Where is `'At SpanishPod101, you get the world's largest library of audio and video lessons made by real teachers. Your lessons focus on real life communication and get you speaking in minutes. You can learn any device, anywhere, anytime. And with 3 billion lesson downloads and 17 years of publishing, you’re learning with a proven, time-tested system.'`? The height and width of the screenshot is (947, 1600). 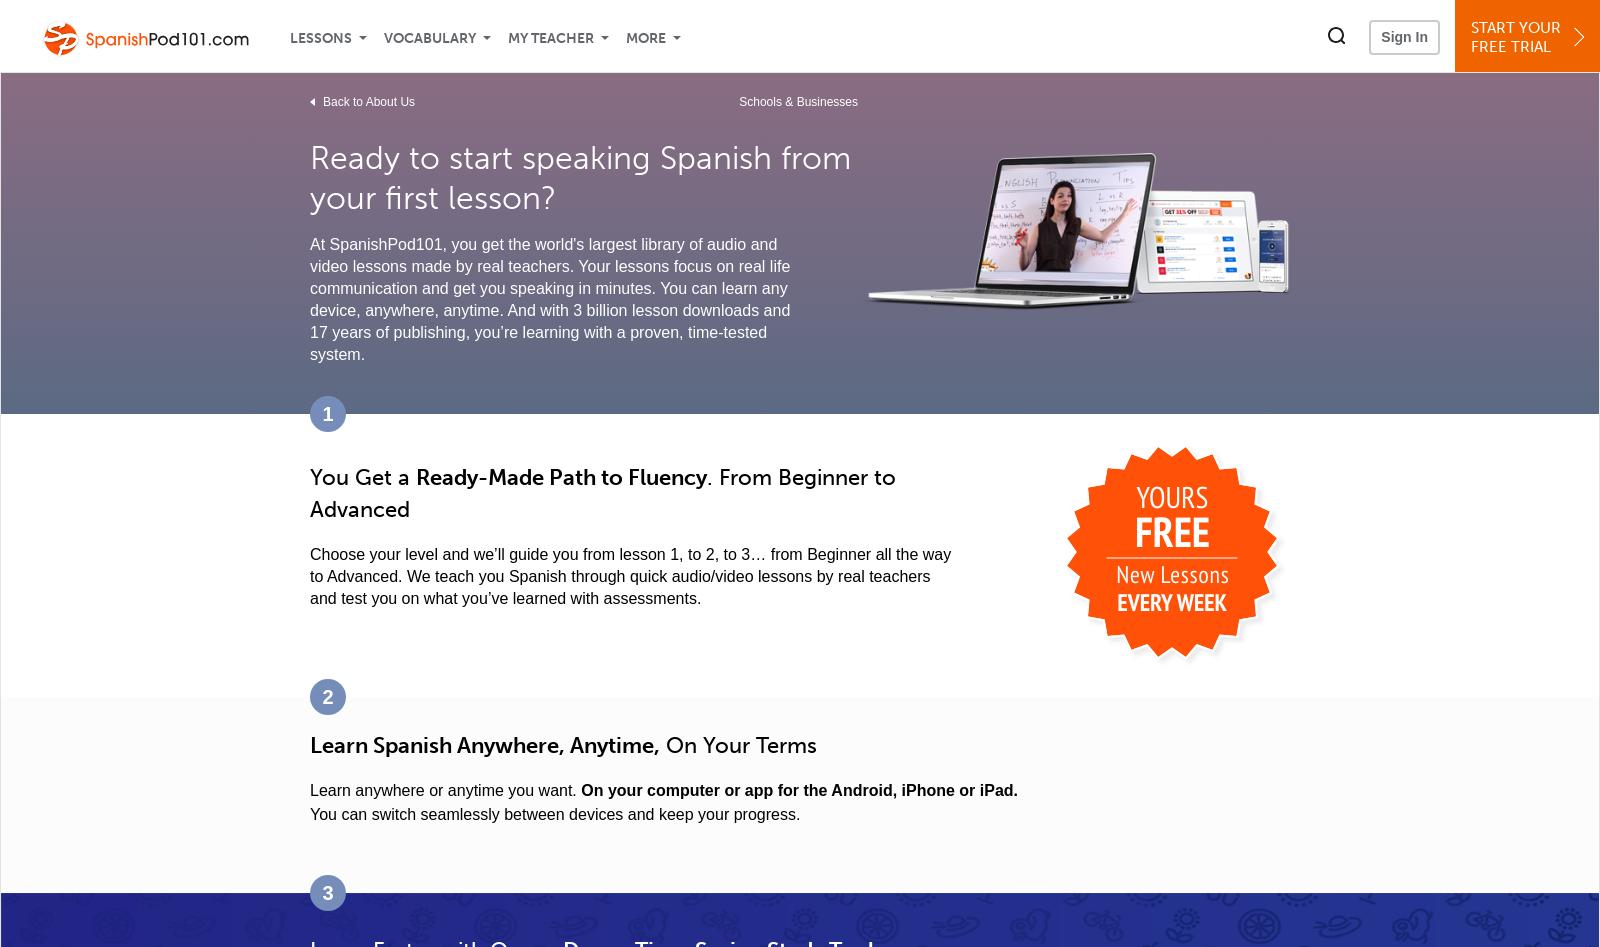 'At SpanishPod101, you get the world's largest library of audio and video lessons made by real teachers. Your lessons focus on real life communication and get you speaking in minutes. You can learn any device, anywhere, anytime. And with 3 billion lesson downloads and 17 years of publishing, you’re learning with a proven, time-tested system.' is located at coordinates (549, 298).